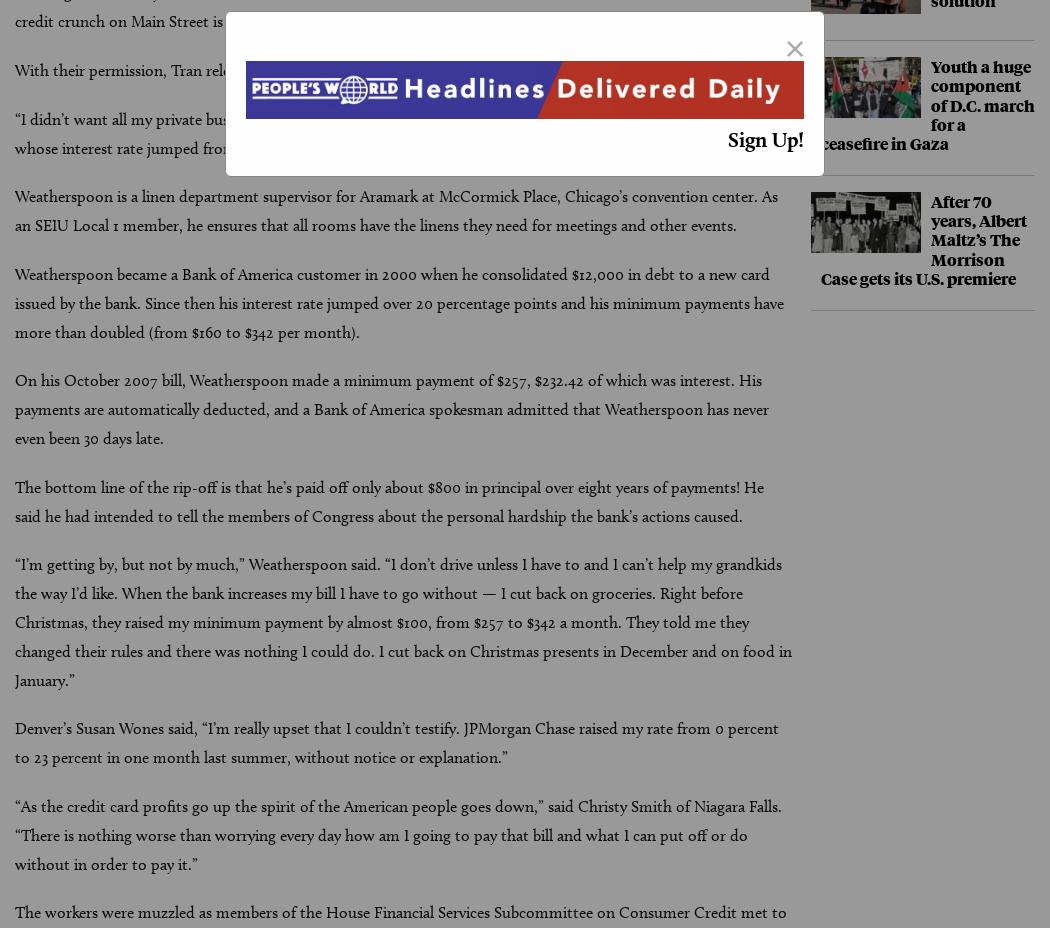  I want to click on 'Youth a huge component of D.C. march for a ceasefire in Gaza', so click(927, 103).